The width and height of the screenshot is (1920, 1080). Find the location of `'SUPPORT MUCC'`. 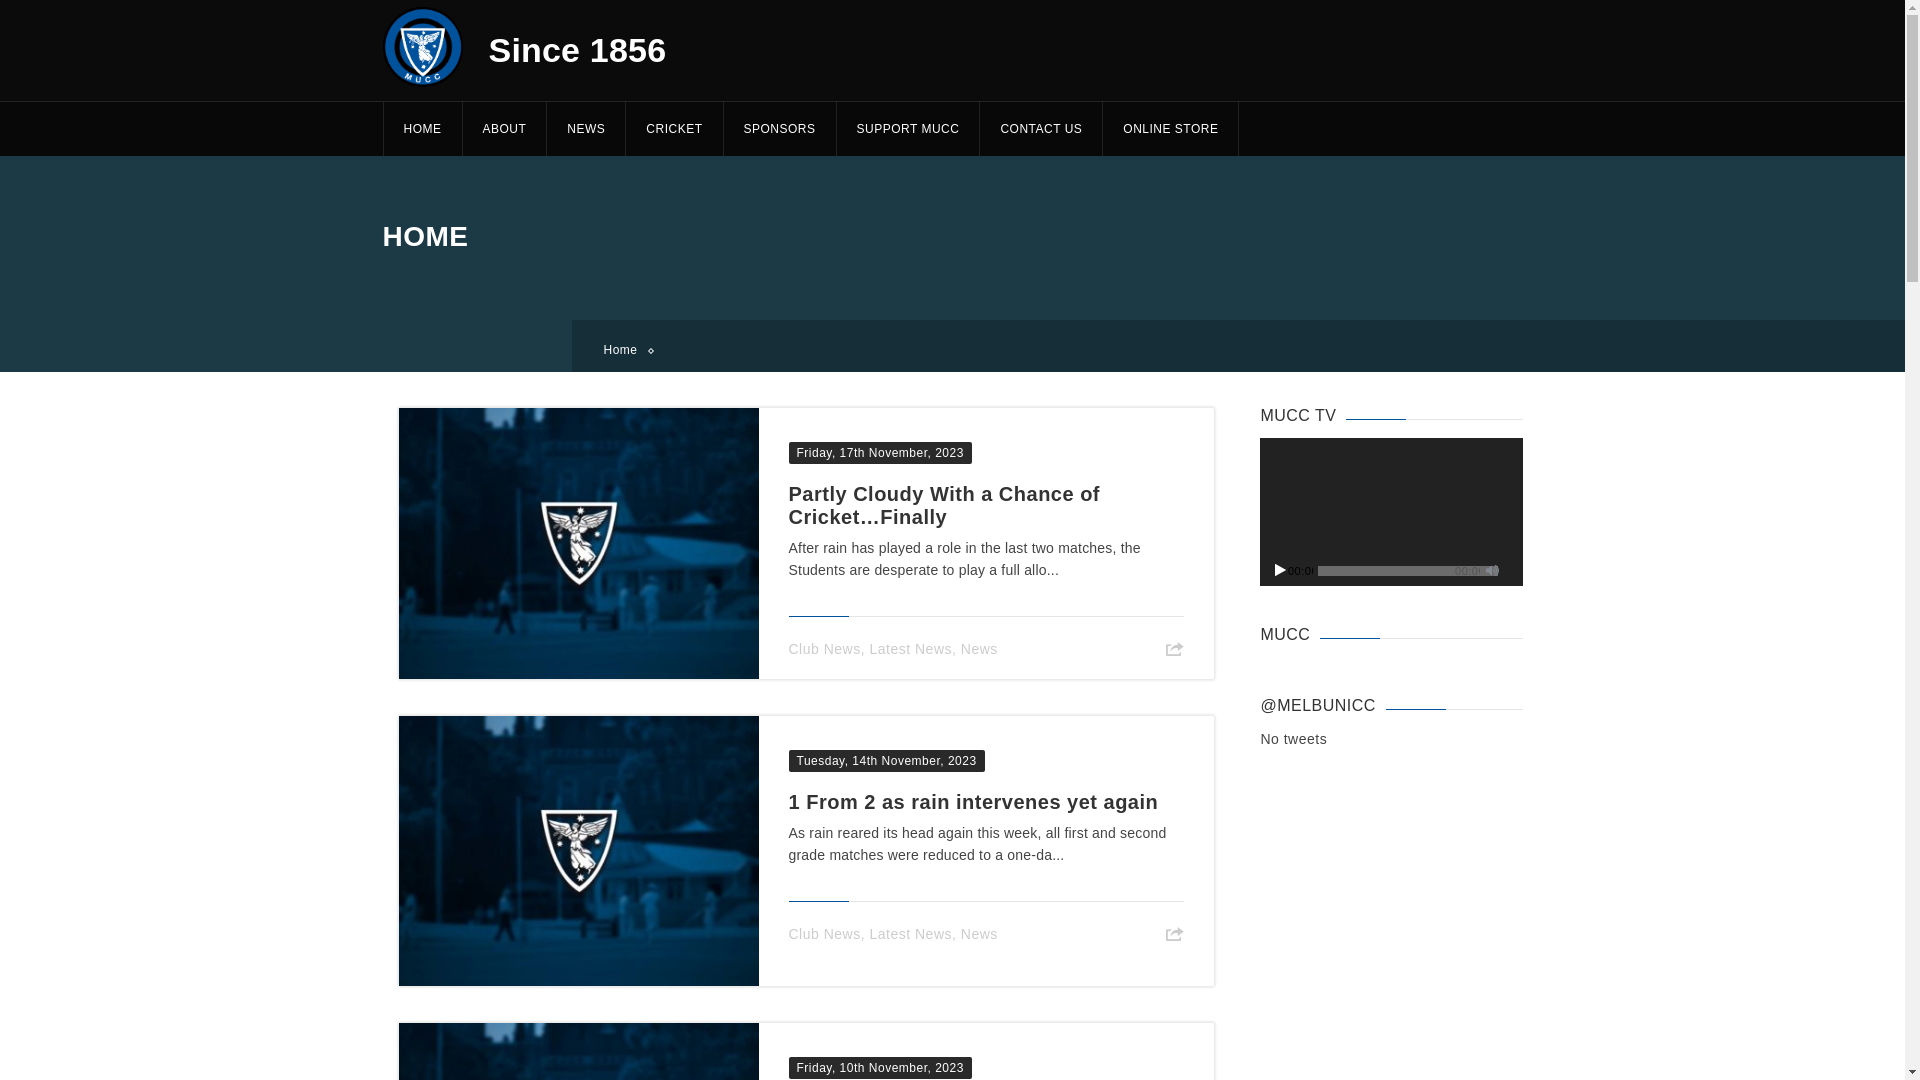

'SUPPORT MUCC' is located at coordinates (906, 128).